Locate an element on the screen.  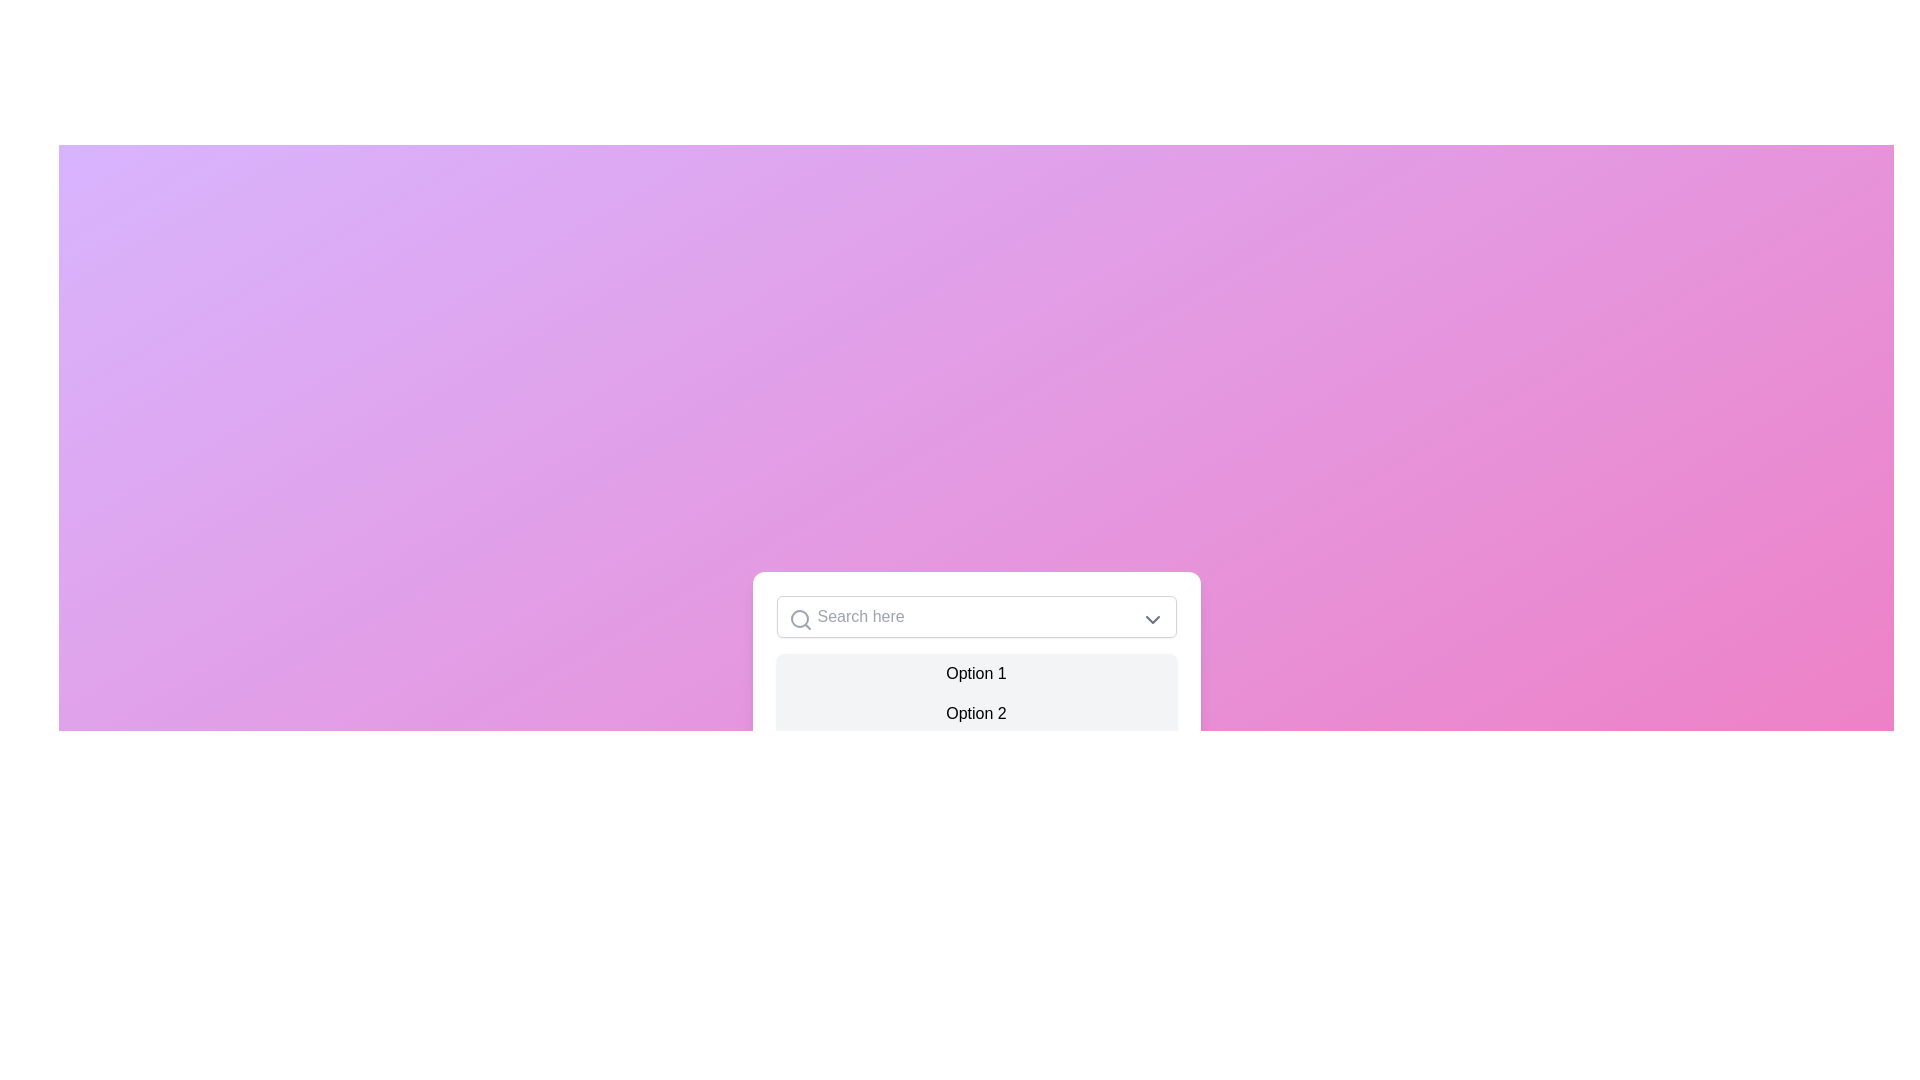
the first list option labeled 'Option 1' in the dropdown menu is located at coordinates (976, 674).